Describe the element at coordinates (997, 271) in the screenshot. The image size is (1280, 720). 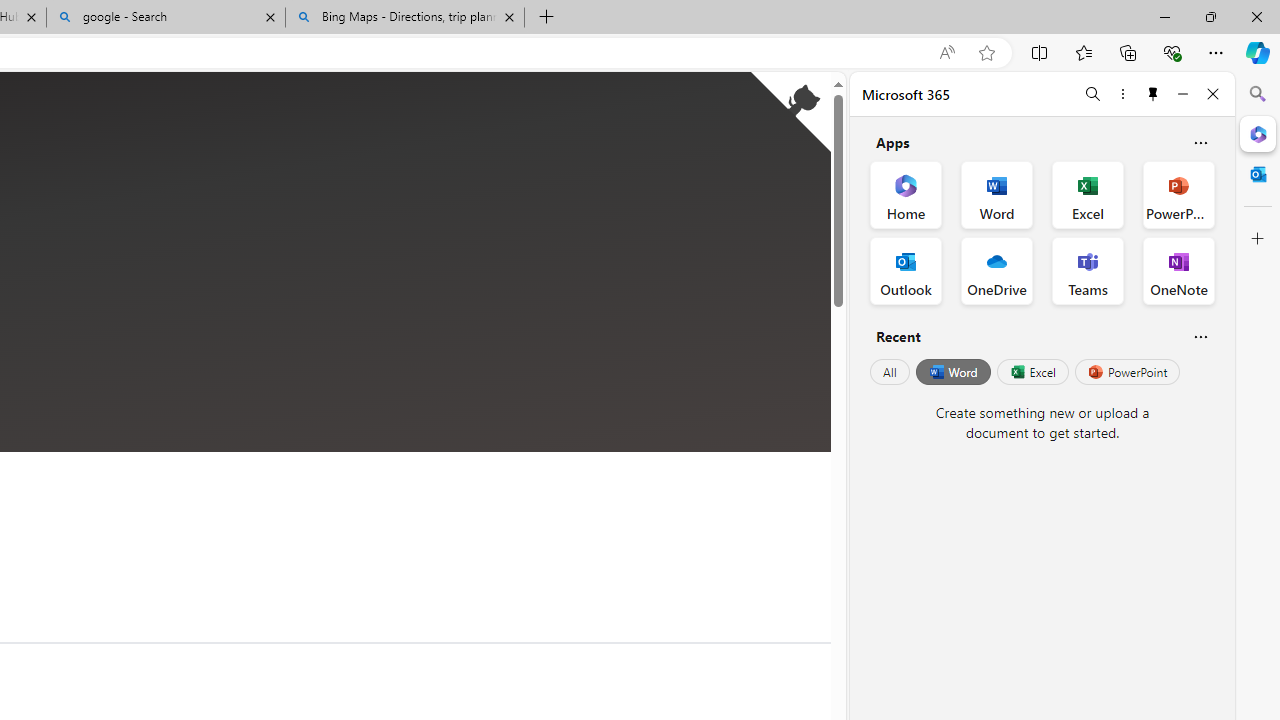
I see `'OneDrive Office App'` at that location.